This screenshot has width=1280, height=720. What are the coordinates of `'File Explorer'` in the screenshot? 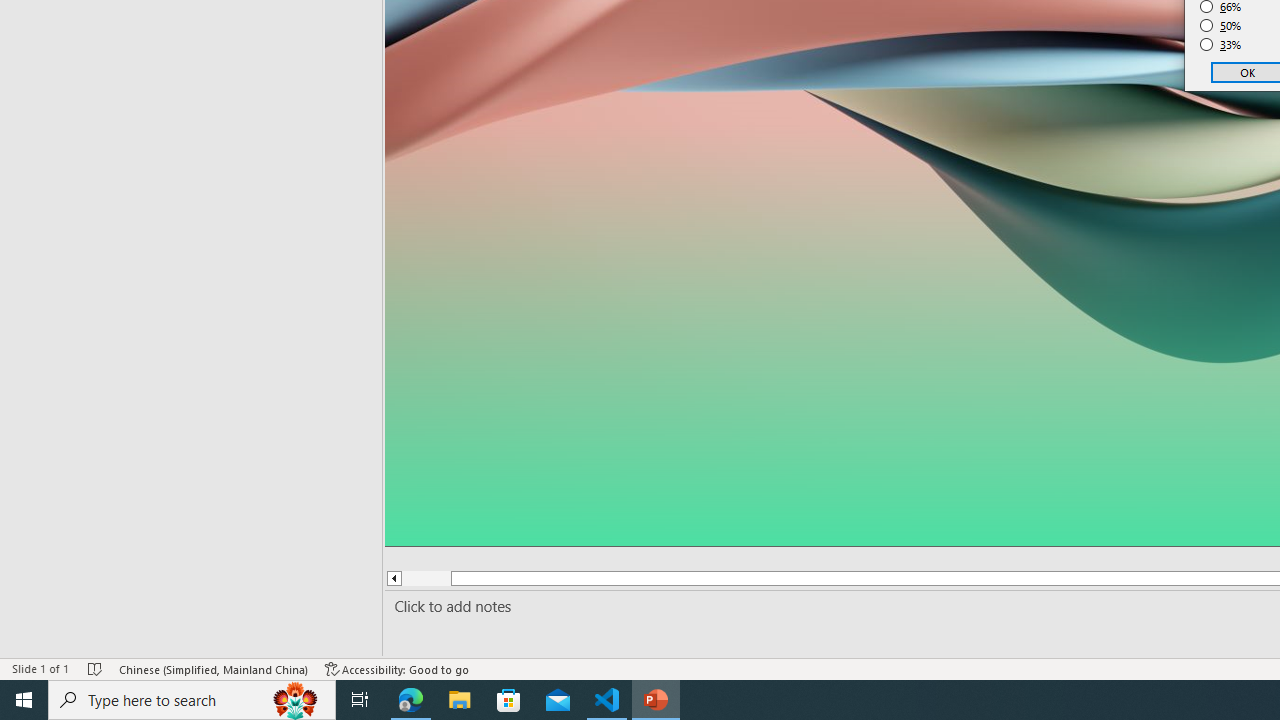 It's located at (459, 698).